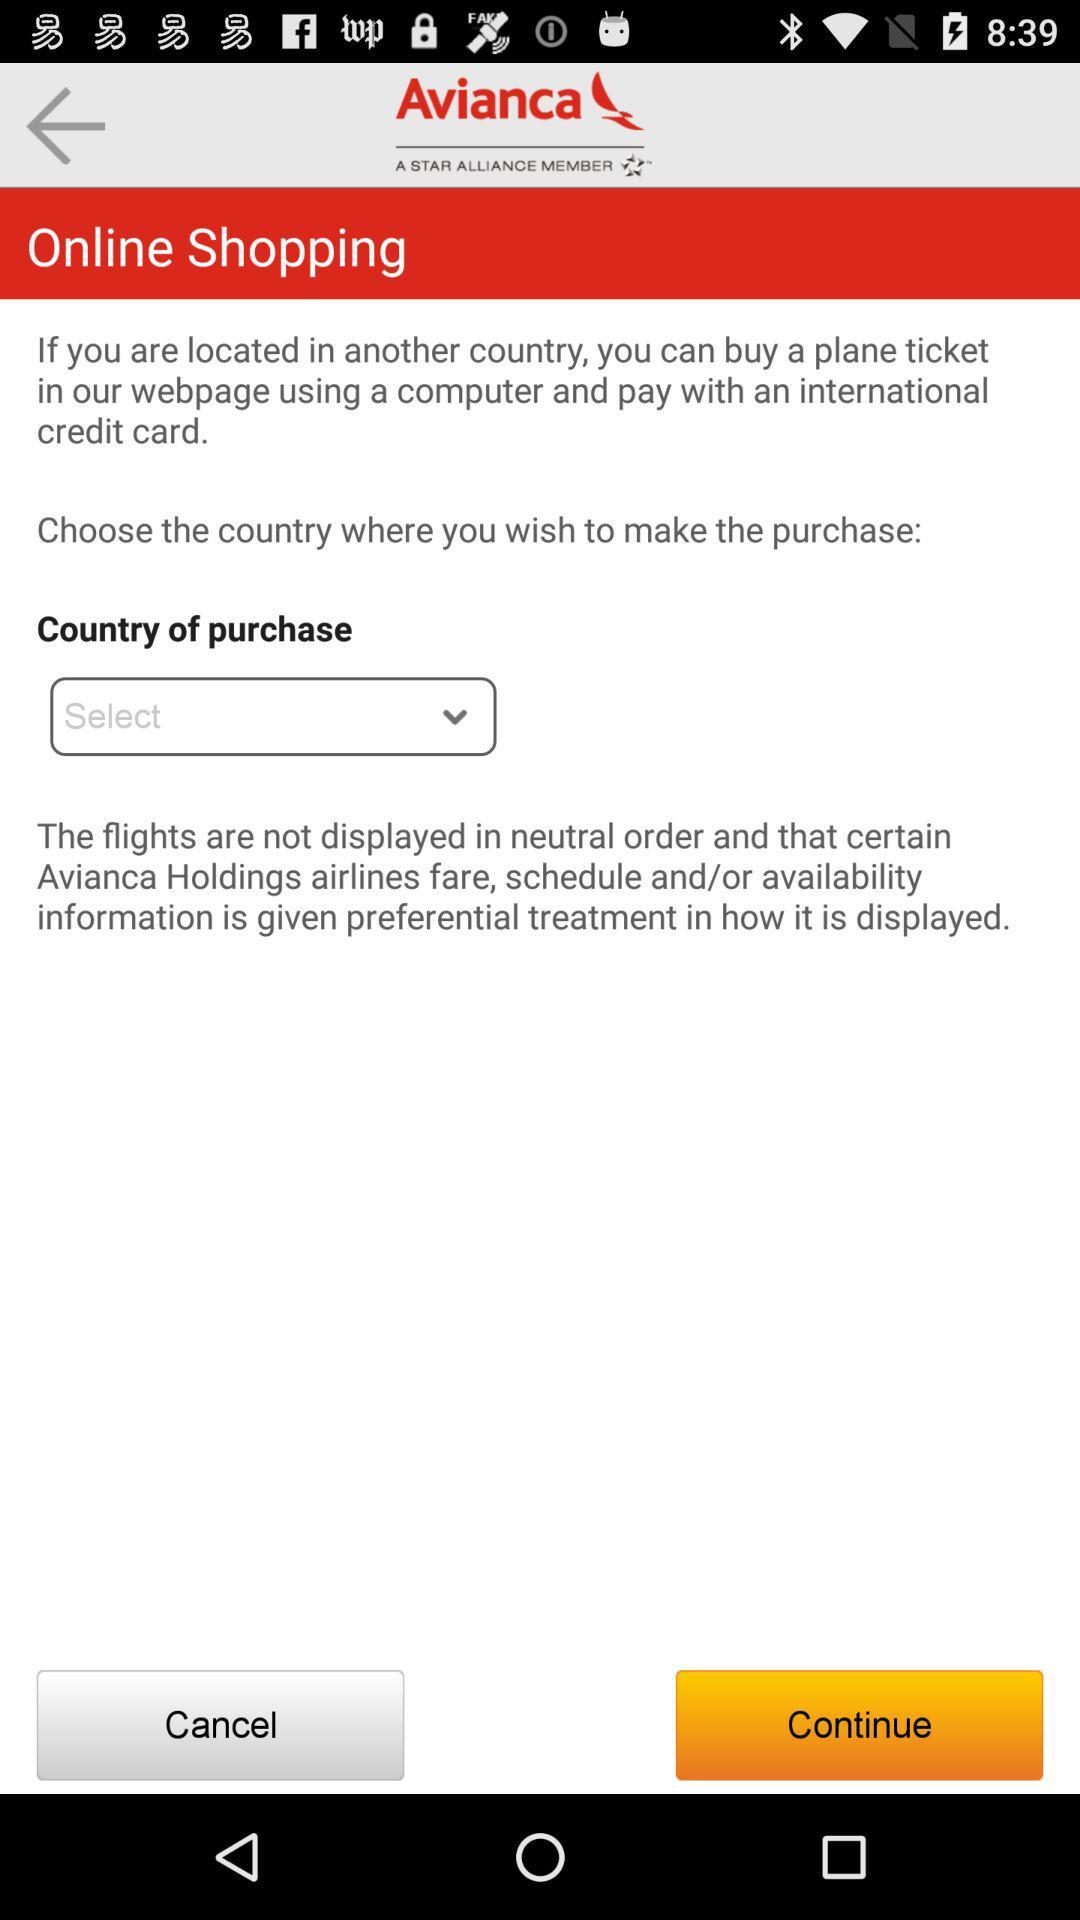 The width and height of the screenshot is (1080, 1920). What do you see at coordinates (64, 124) in the screenshot?
I see `go back` at bounding box center [64, 124].